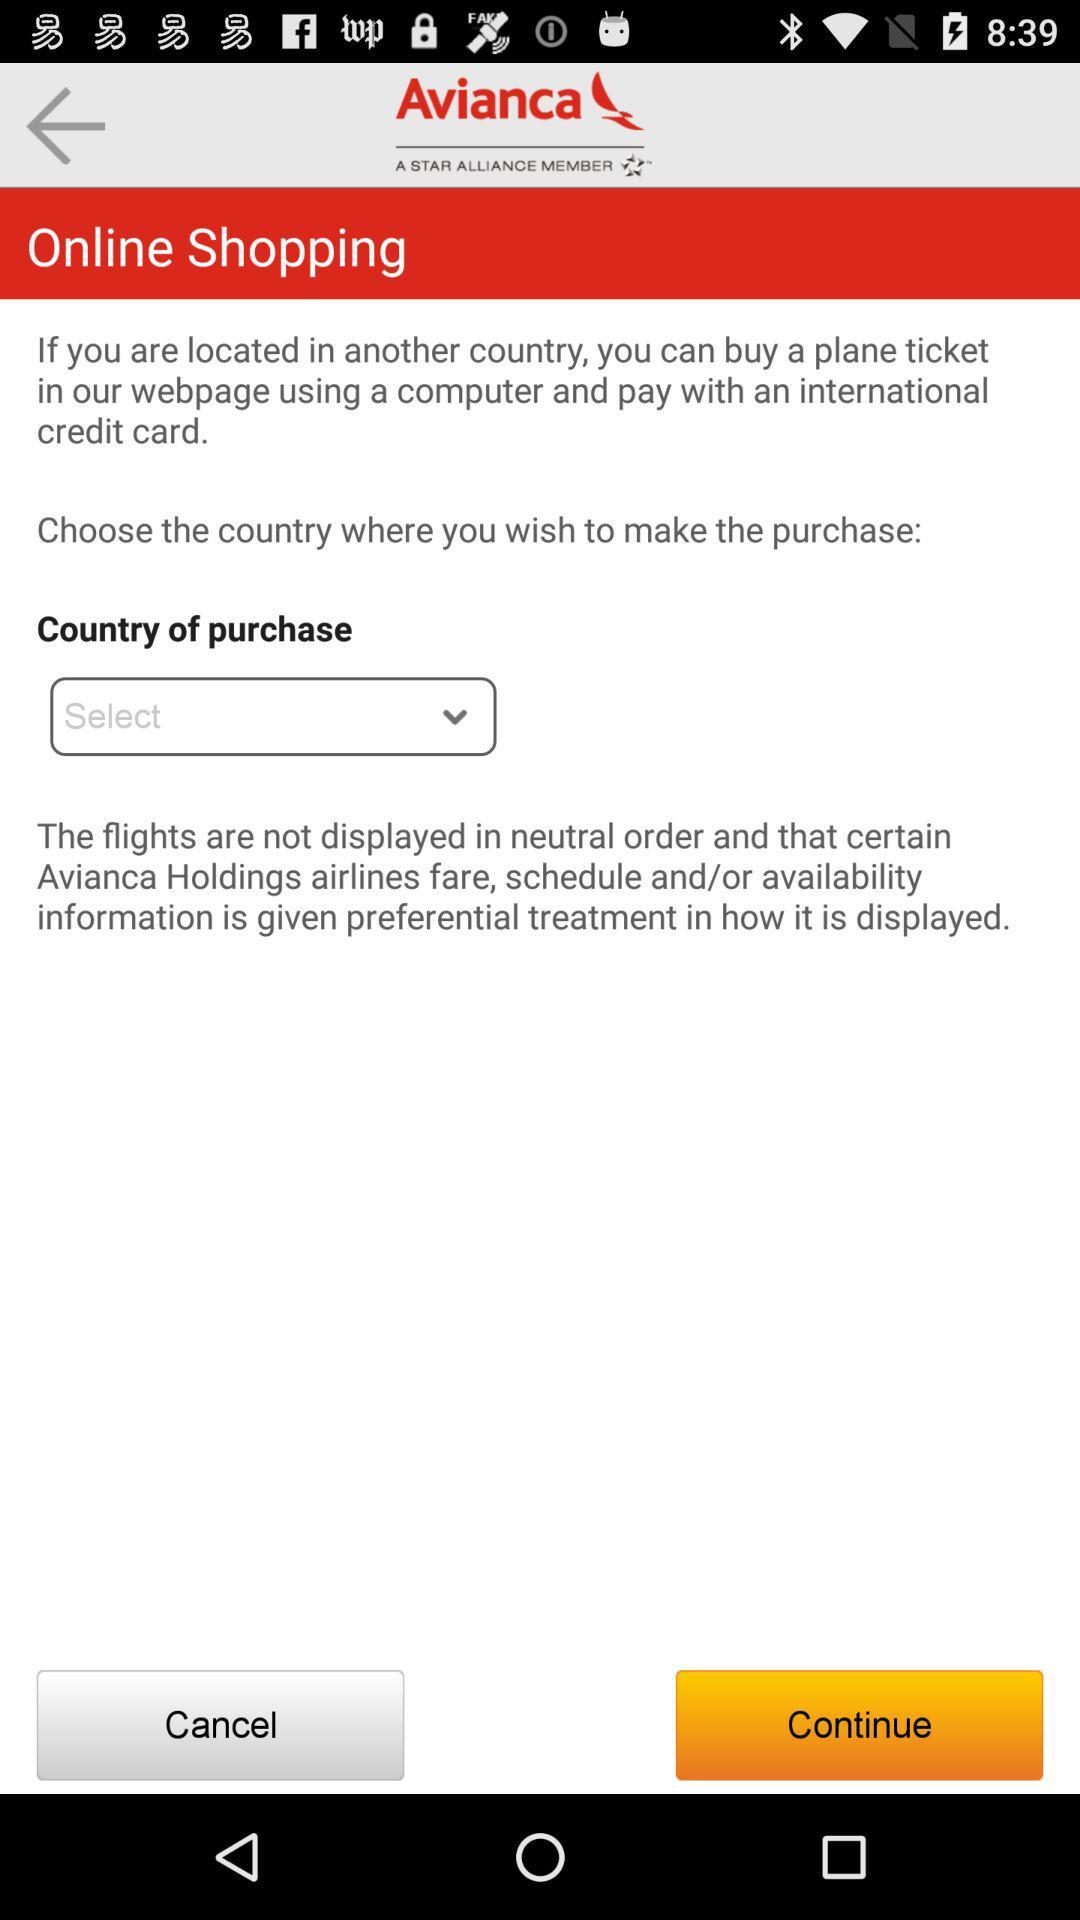 The width and height of the screenshot is (1080, 1920). What do you see at coordinates (64, 124) in the screenshot?
I see `go back` at bounding box center [64, 124].